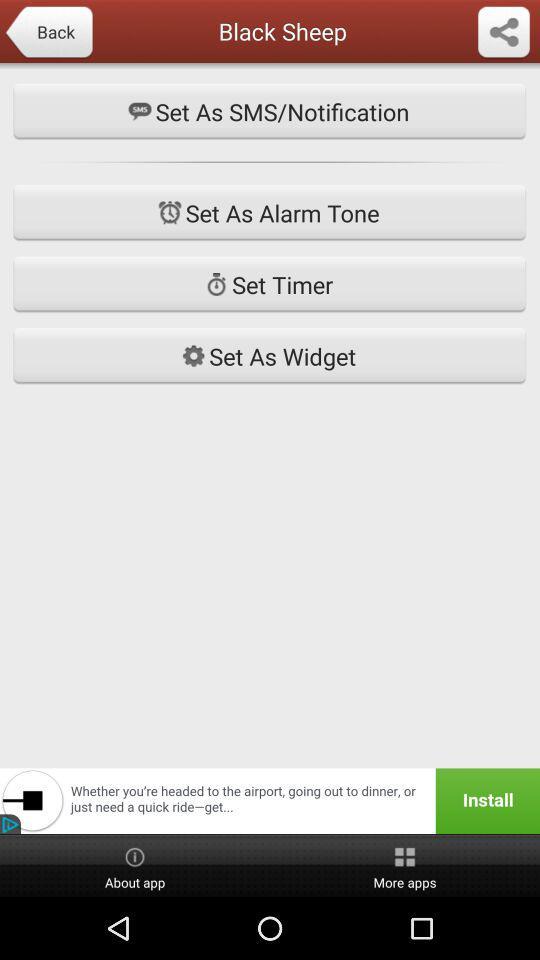 This screenshot has width=540, height=960. Describe the element at coordinates (270, 801) in the screenshot. I see `icon at the bottom` at that location.